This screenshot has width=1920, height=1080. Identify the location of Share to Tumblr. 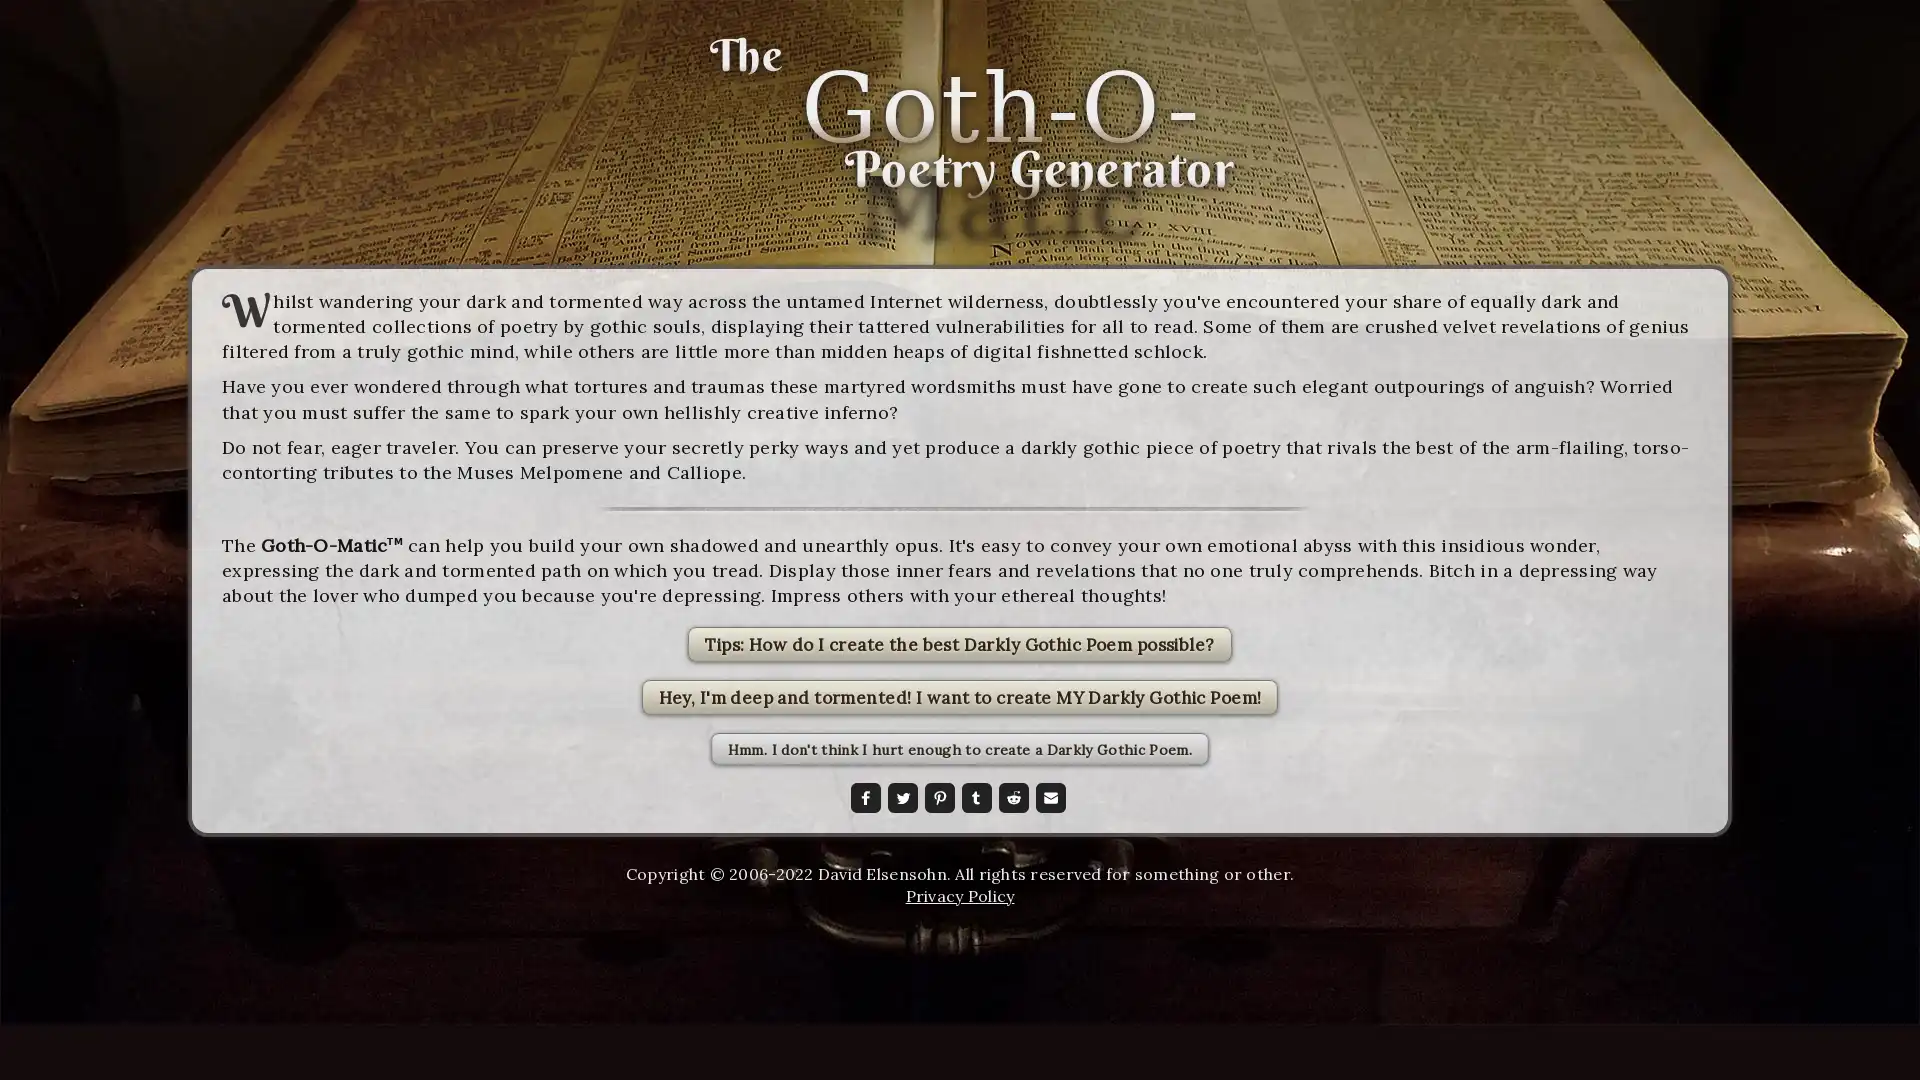
(977, 796).